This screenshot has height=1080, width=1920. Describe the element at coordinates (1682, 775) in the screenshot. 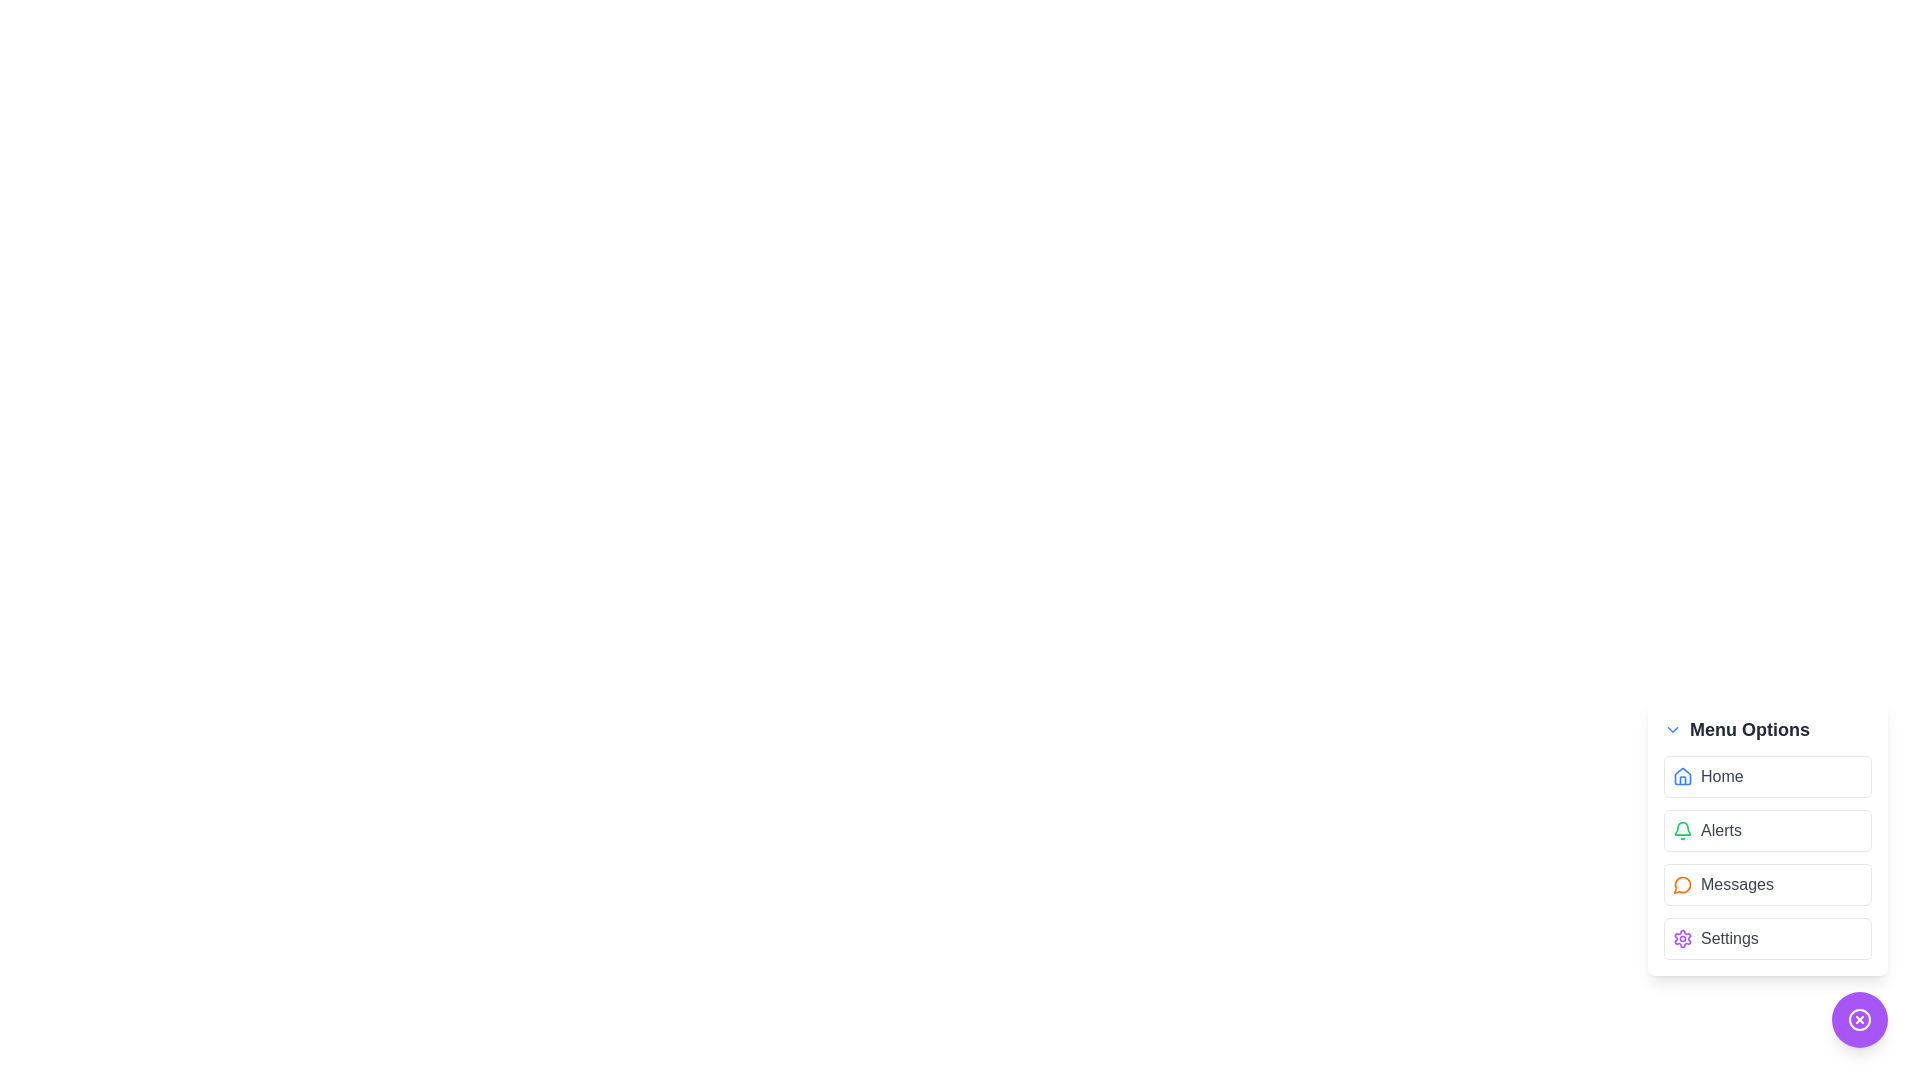

I see `the thin-lined blue house icon that is the first item in the menu labeled 'Home'` at that location.